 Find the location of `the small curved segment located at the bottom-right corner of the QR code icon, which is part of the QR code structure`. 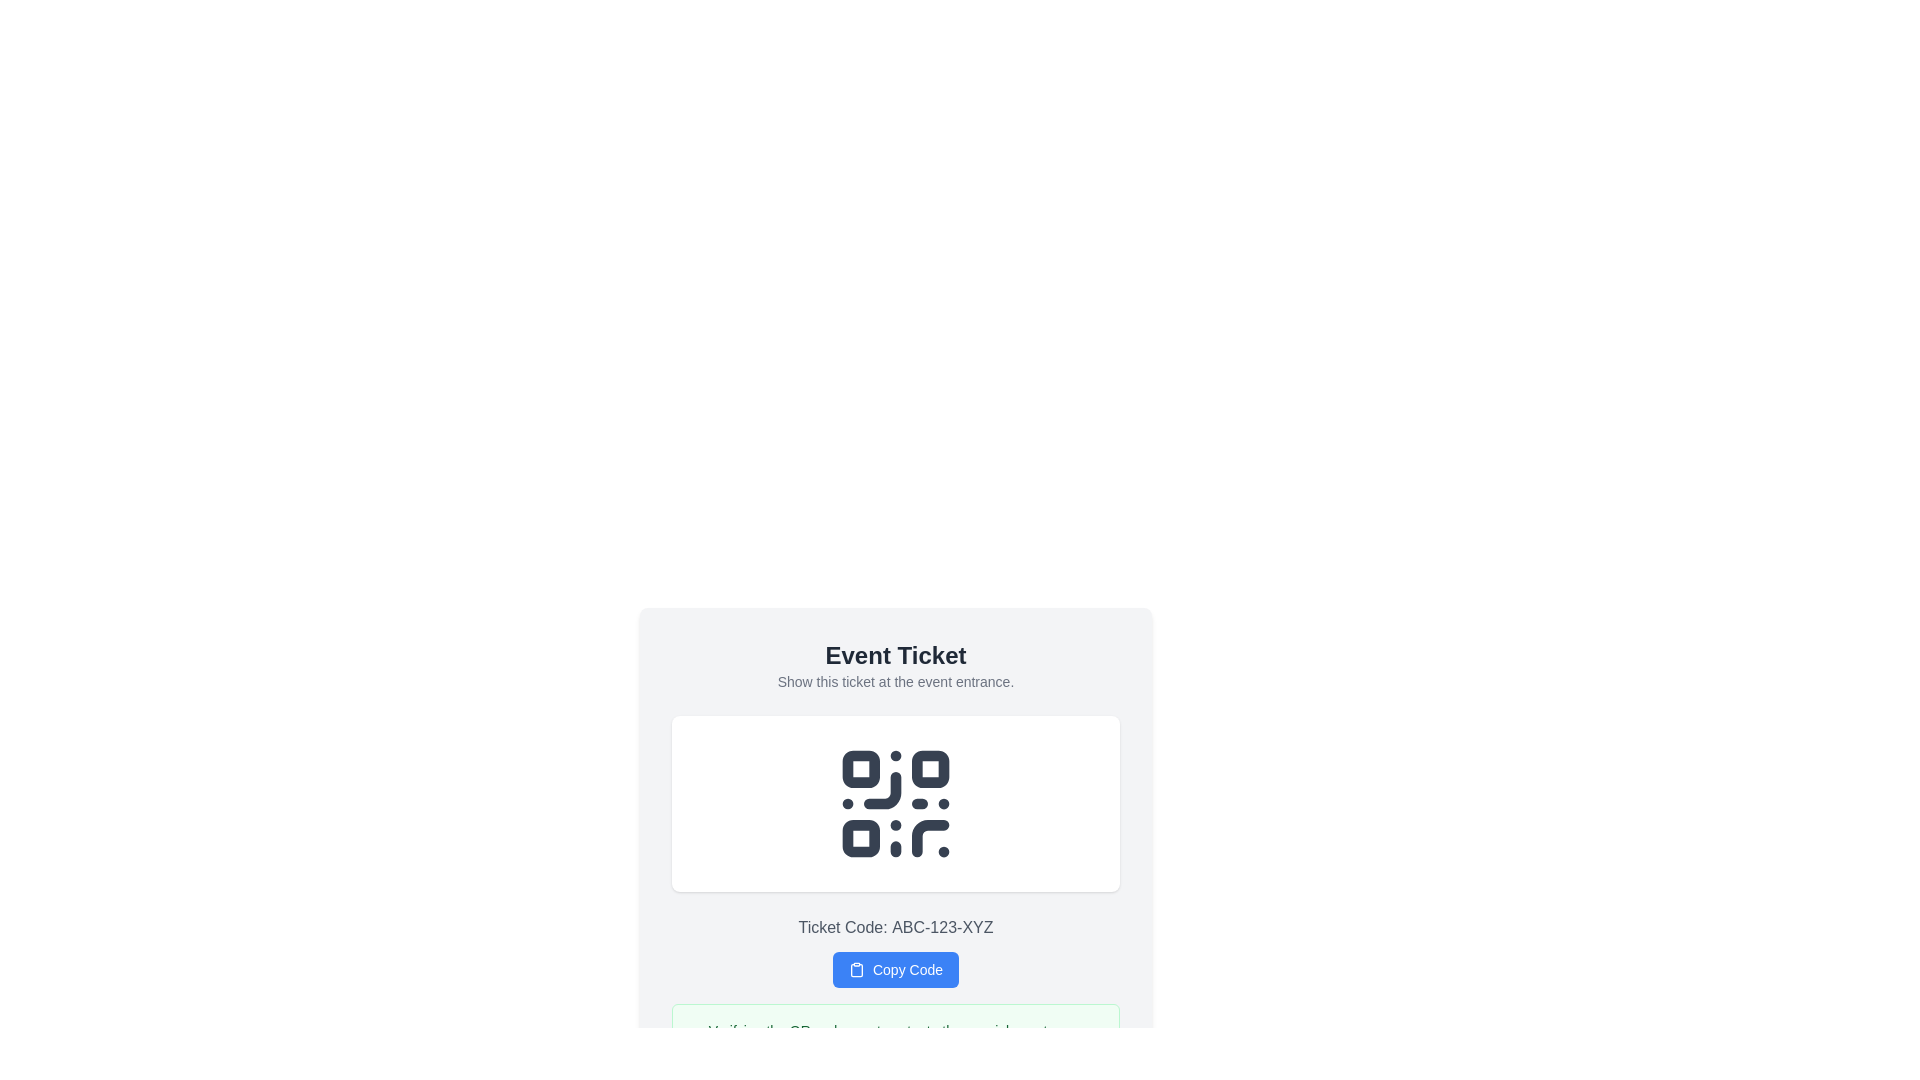

the small curved segment located at the bottom-right corner of the QR code icon, which is part of the QR code structure is located at coordinates (929, 838).